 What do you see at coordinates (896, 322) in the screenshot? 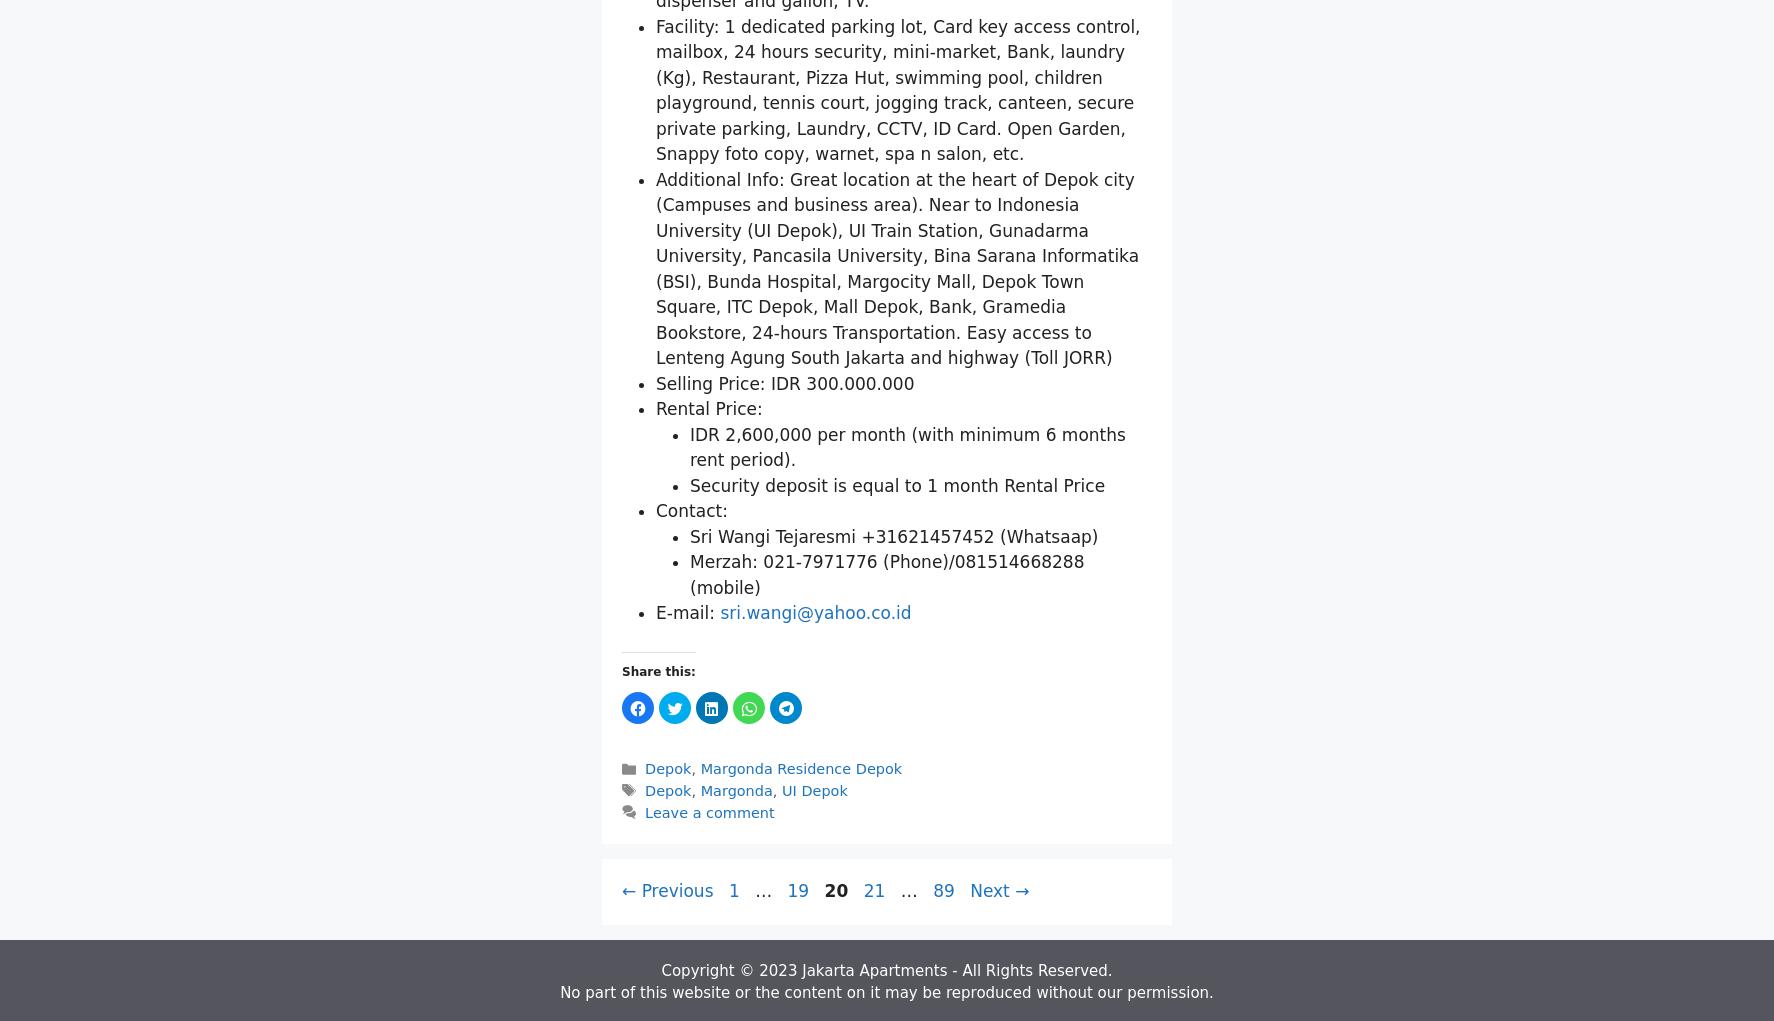
I see `'Facility: 1 dedicated parking lot, Card key access control, mailbox, 24 hours security, mini-market, Bank, laundry (Kg), Restaurant, Pizza Hut, swimming pool, children playground, tennis court, jogging track, canteen, secure private parking, Laundry, CCTV, ID Card. Open Garden, Snappy foto copy, warnet, spa n salon, etc.'` at bounding box center [896, 322].